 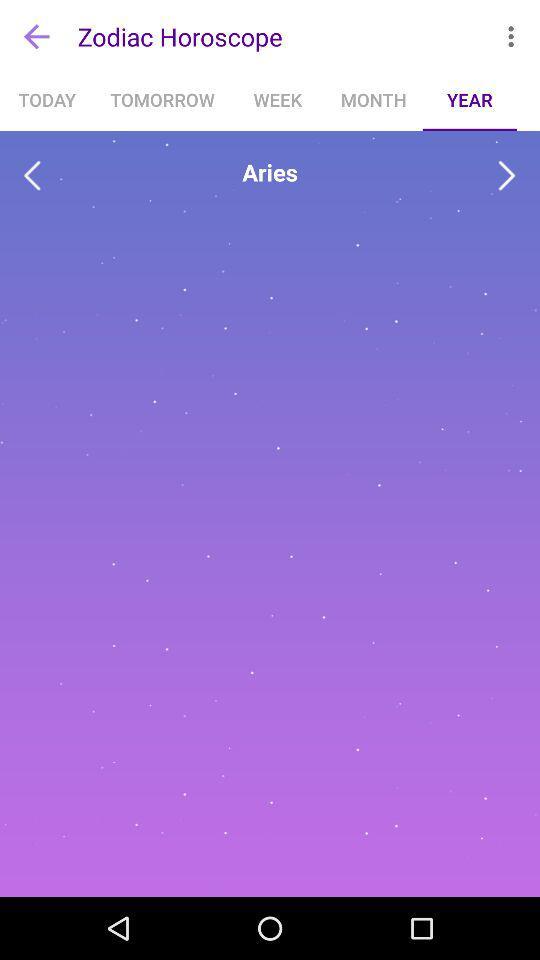 What do you see at coordinates (507, 175) in the screenshot?
I see `the arrow_forward icon` at bounding box center [507, 175].